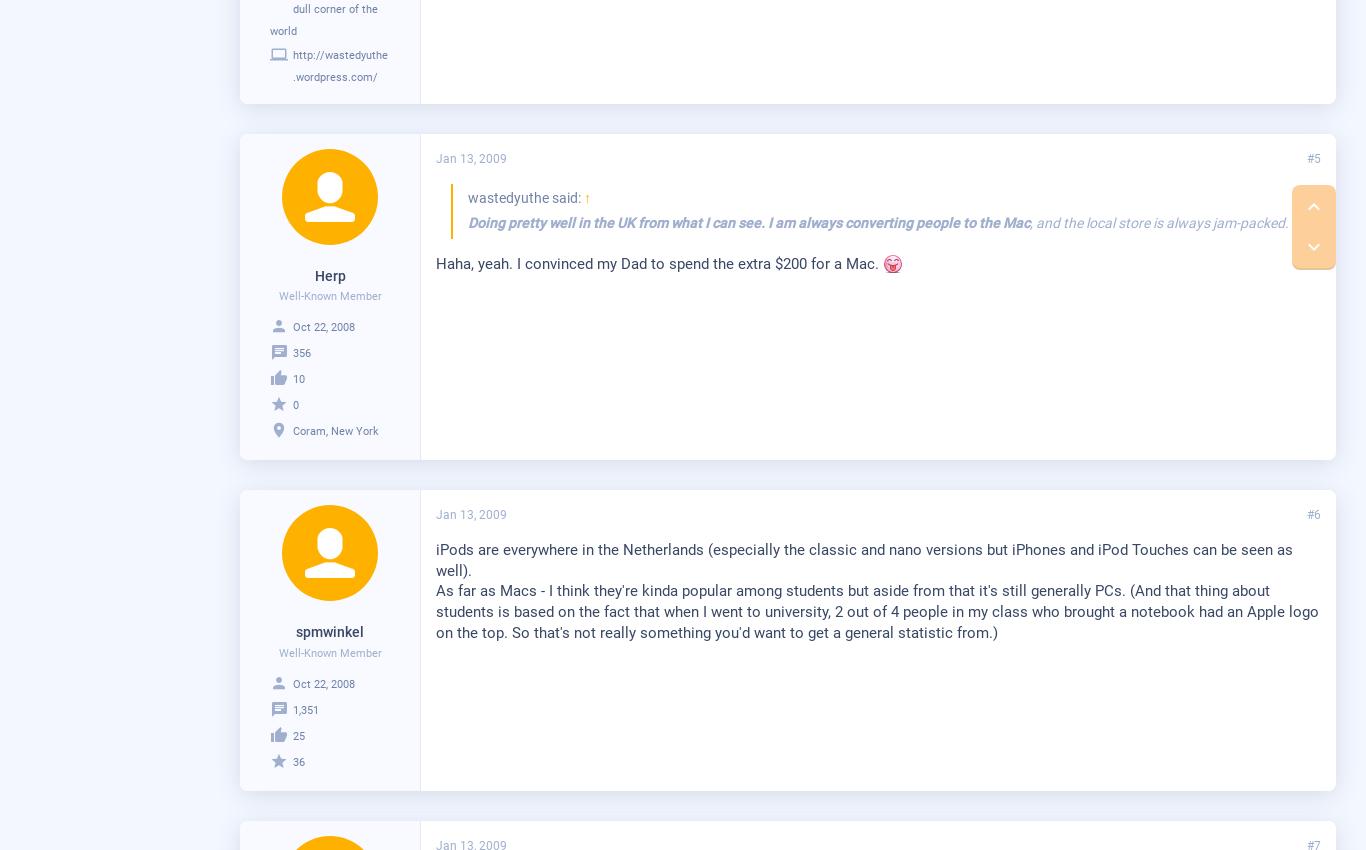 This screenshot has height=850, width=1366. Describe the element at coordinates (336, 430) in the screenshot. I see `'Coram, New York'` at that location.